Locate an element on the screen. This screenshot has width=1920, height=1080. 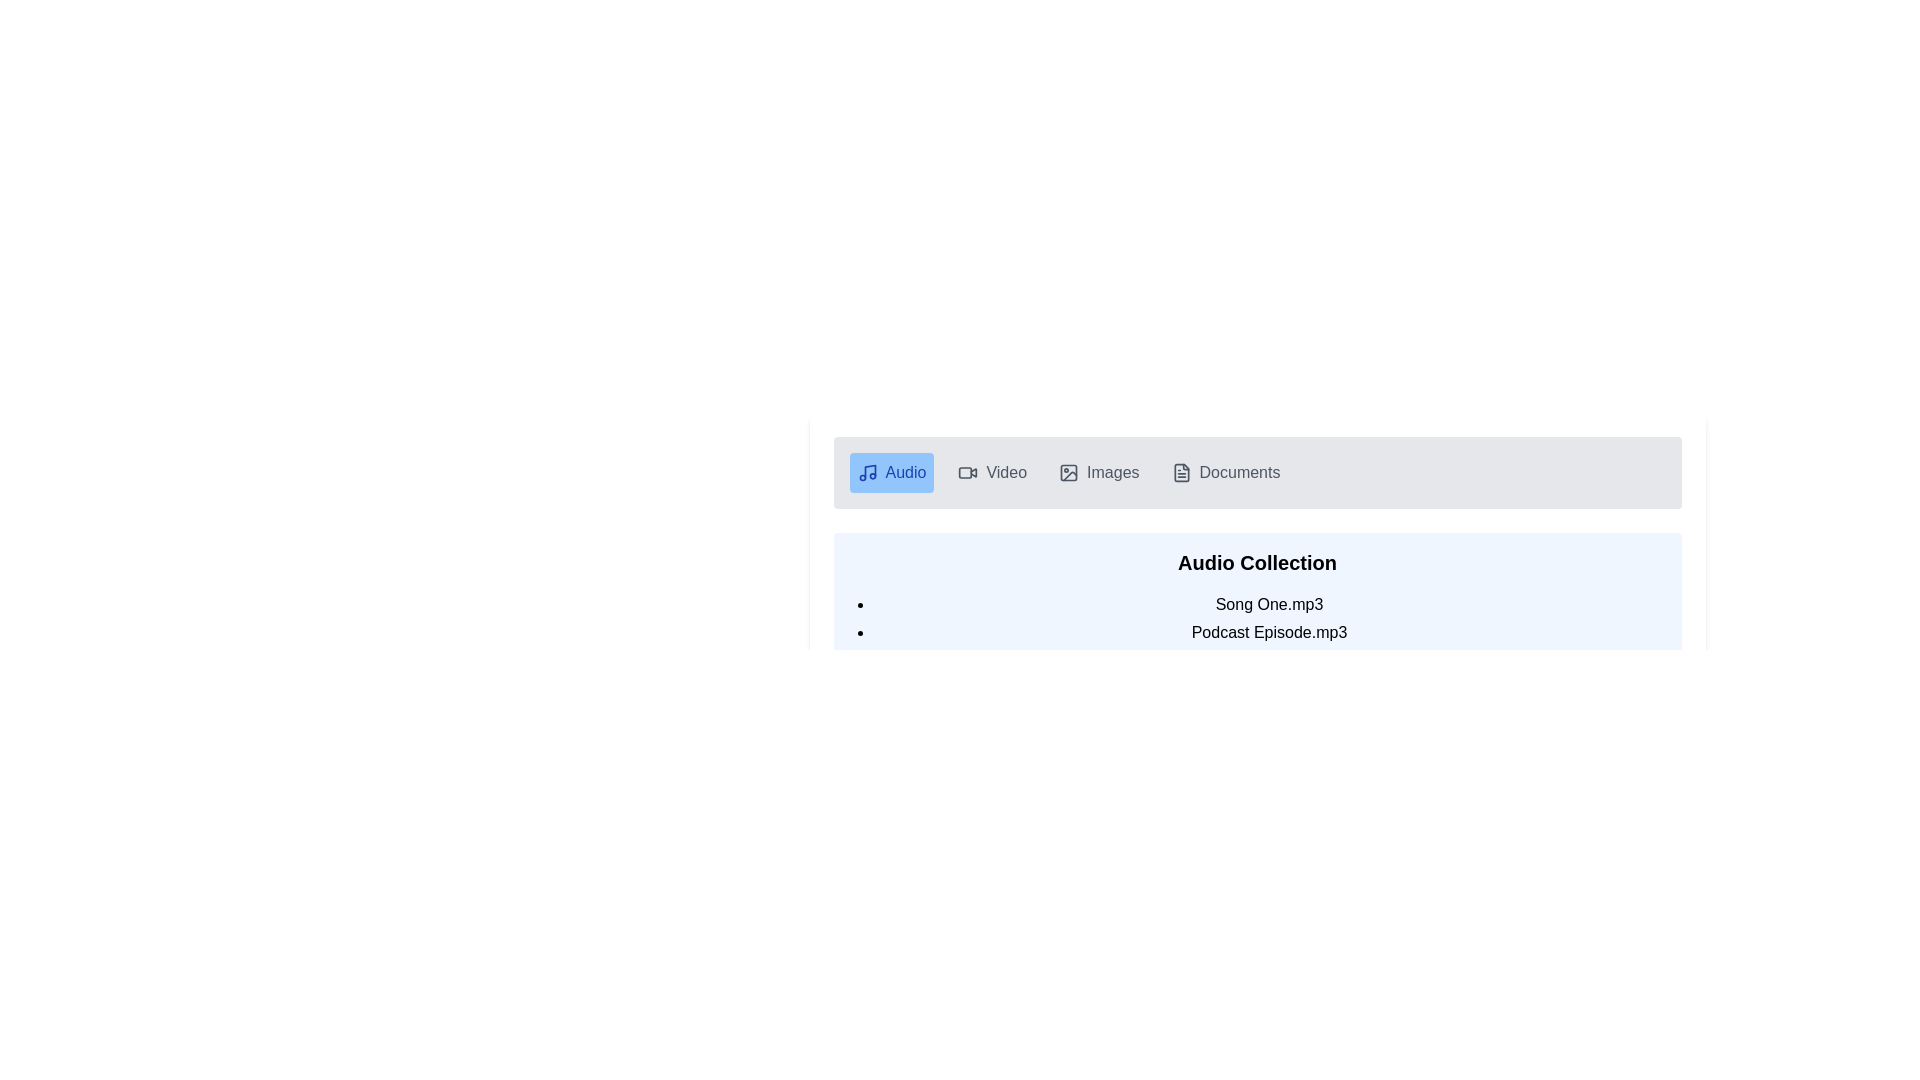
the 'Video' button, which has a gray label and a video camera icon, located between the 'Audio' and 'Images' buttons is located at coordinates (992, 473).